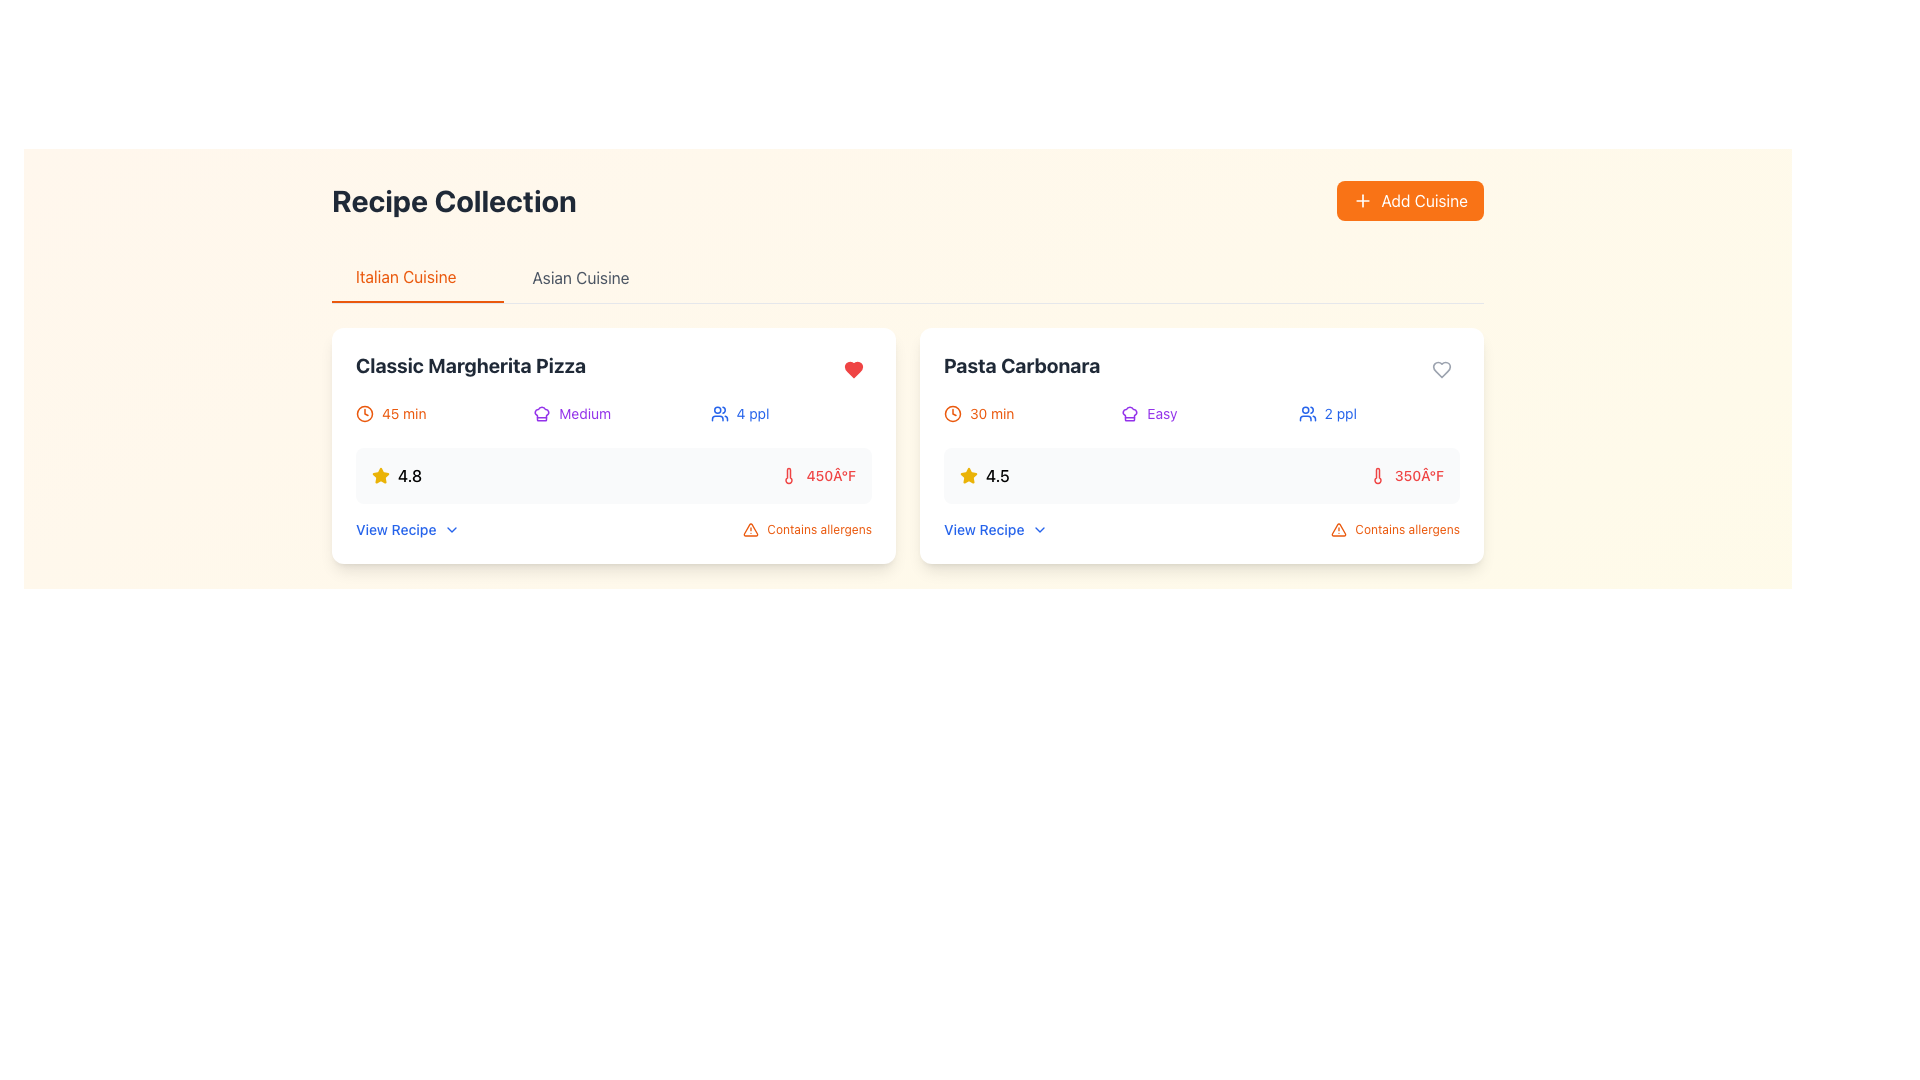 This screenshot has height=1080, width=1920. I want to click on the text component displaying the title 'Recipe Collection' in bold, located on the upper-left side of the view, so click(453, 200).